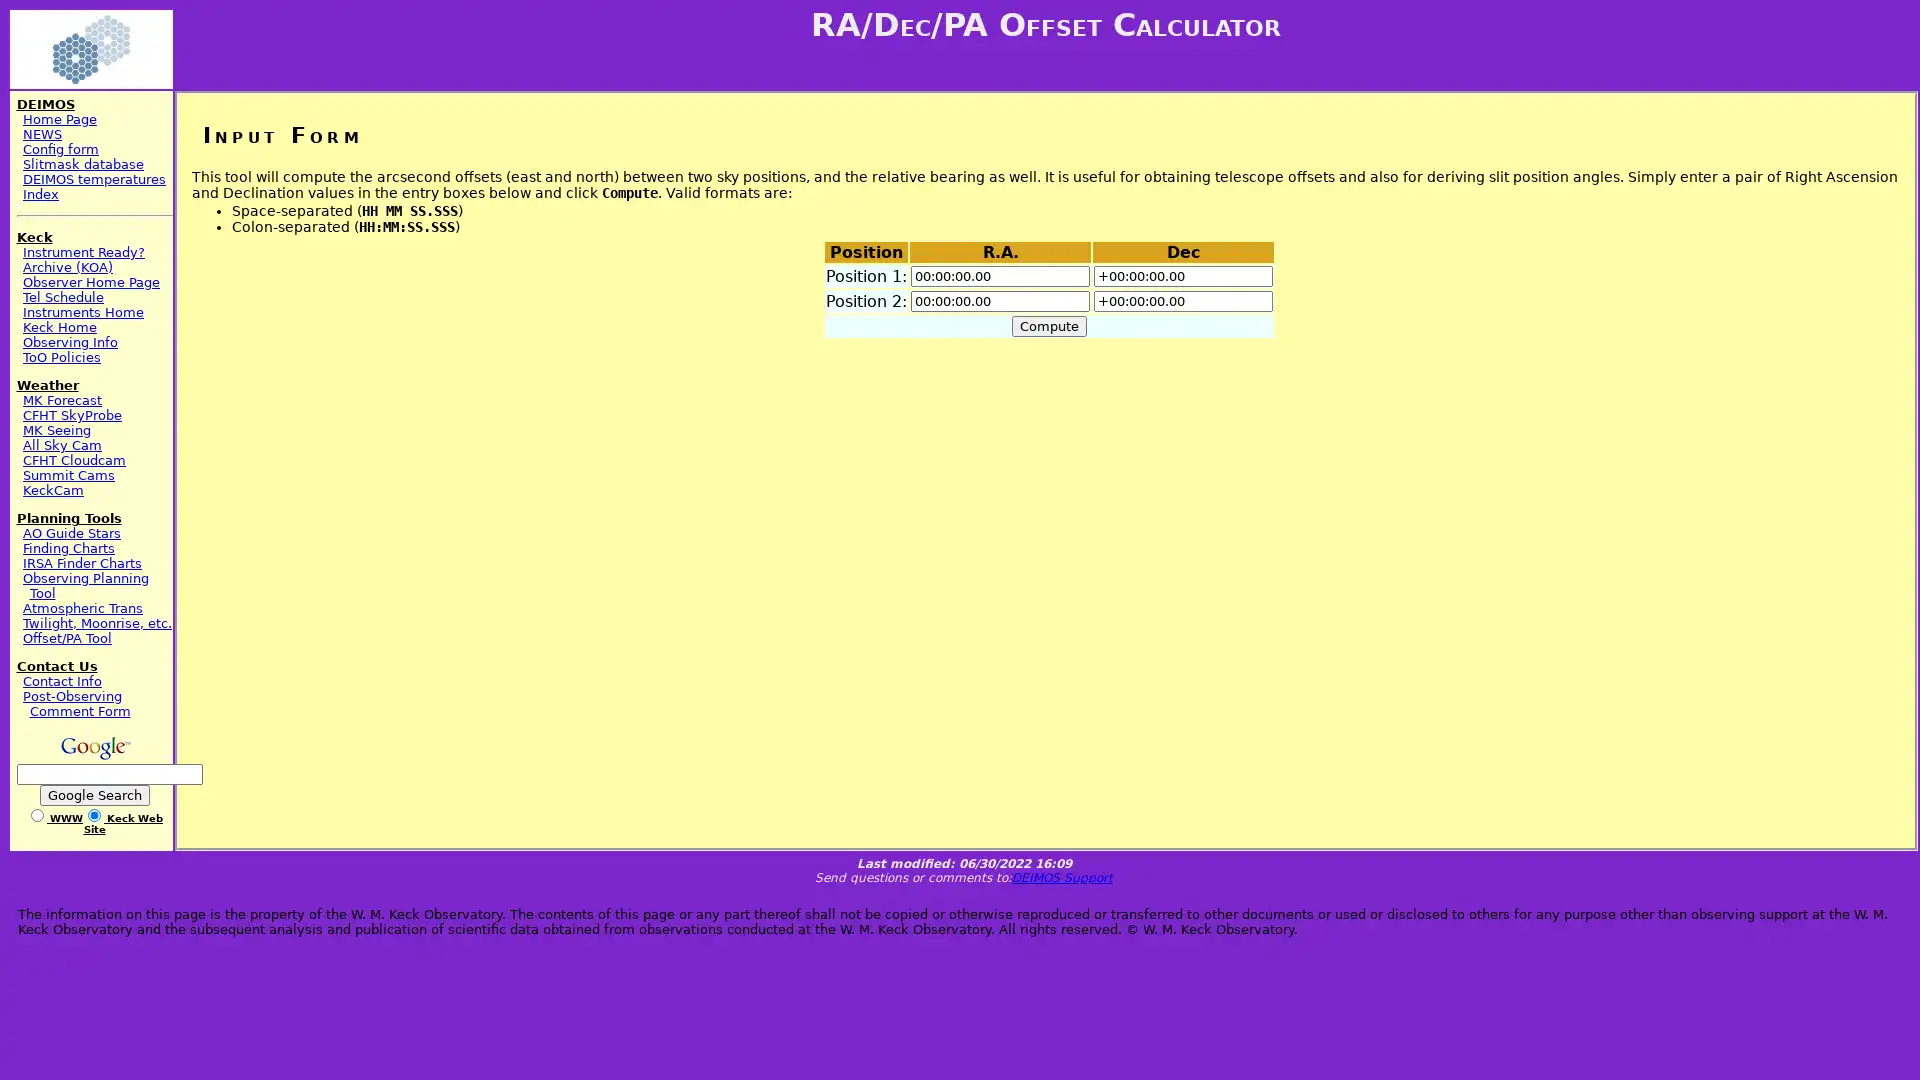 The width and height of the screenshot is (1920, 1080). I want to click on Compute, so click(1048, 325).